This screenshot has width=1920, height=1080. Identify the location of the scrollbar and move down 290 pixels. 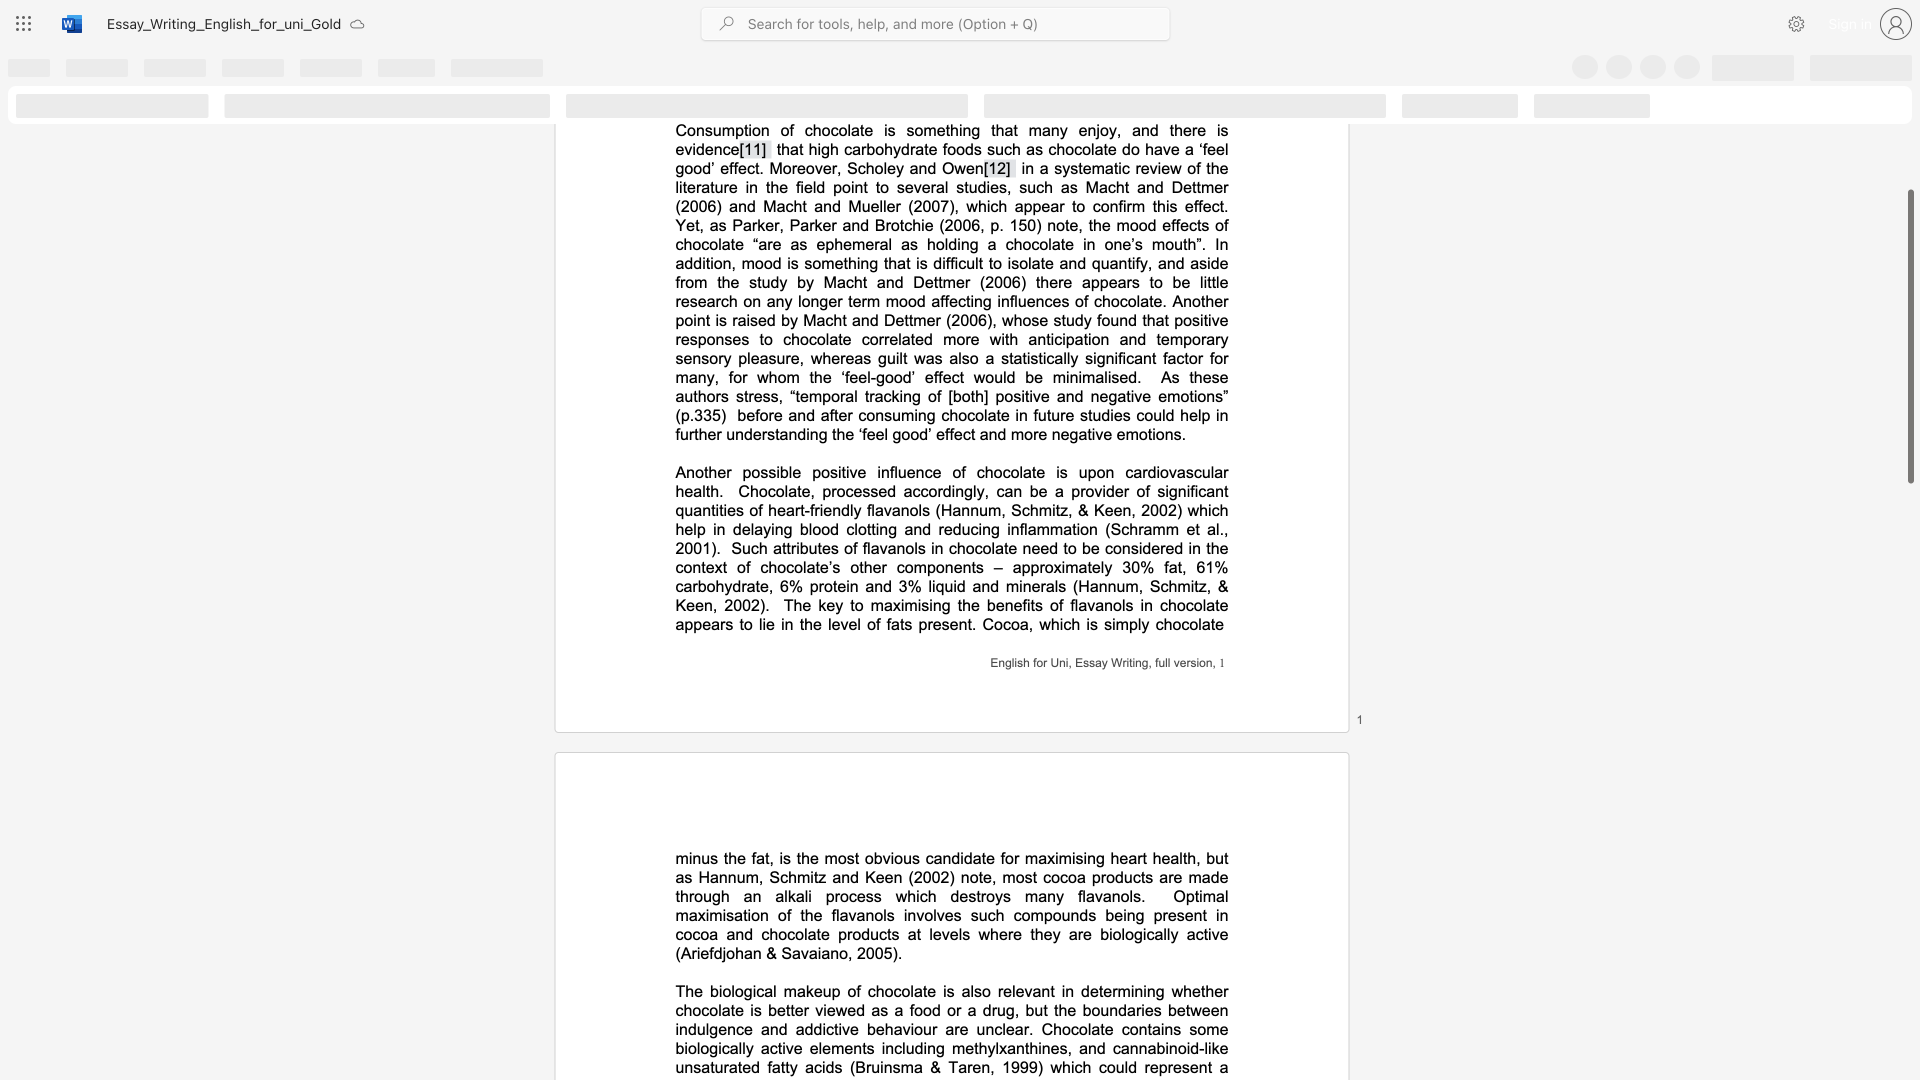
(1909, 335).